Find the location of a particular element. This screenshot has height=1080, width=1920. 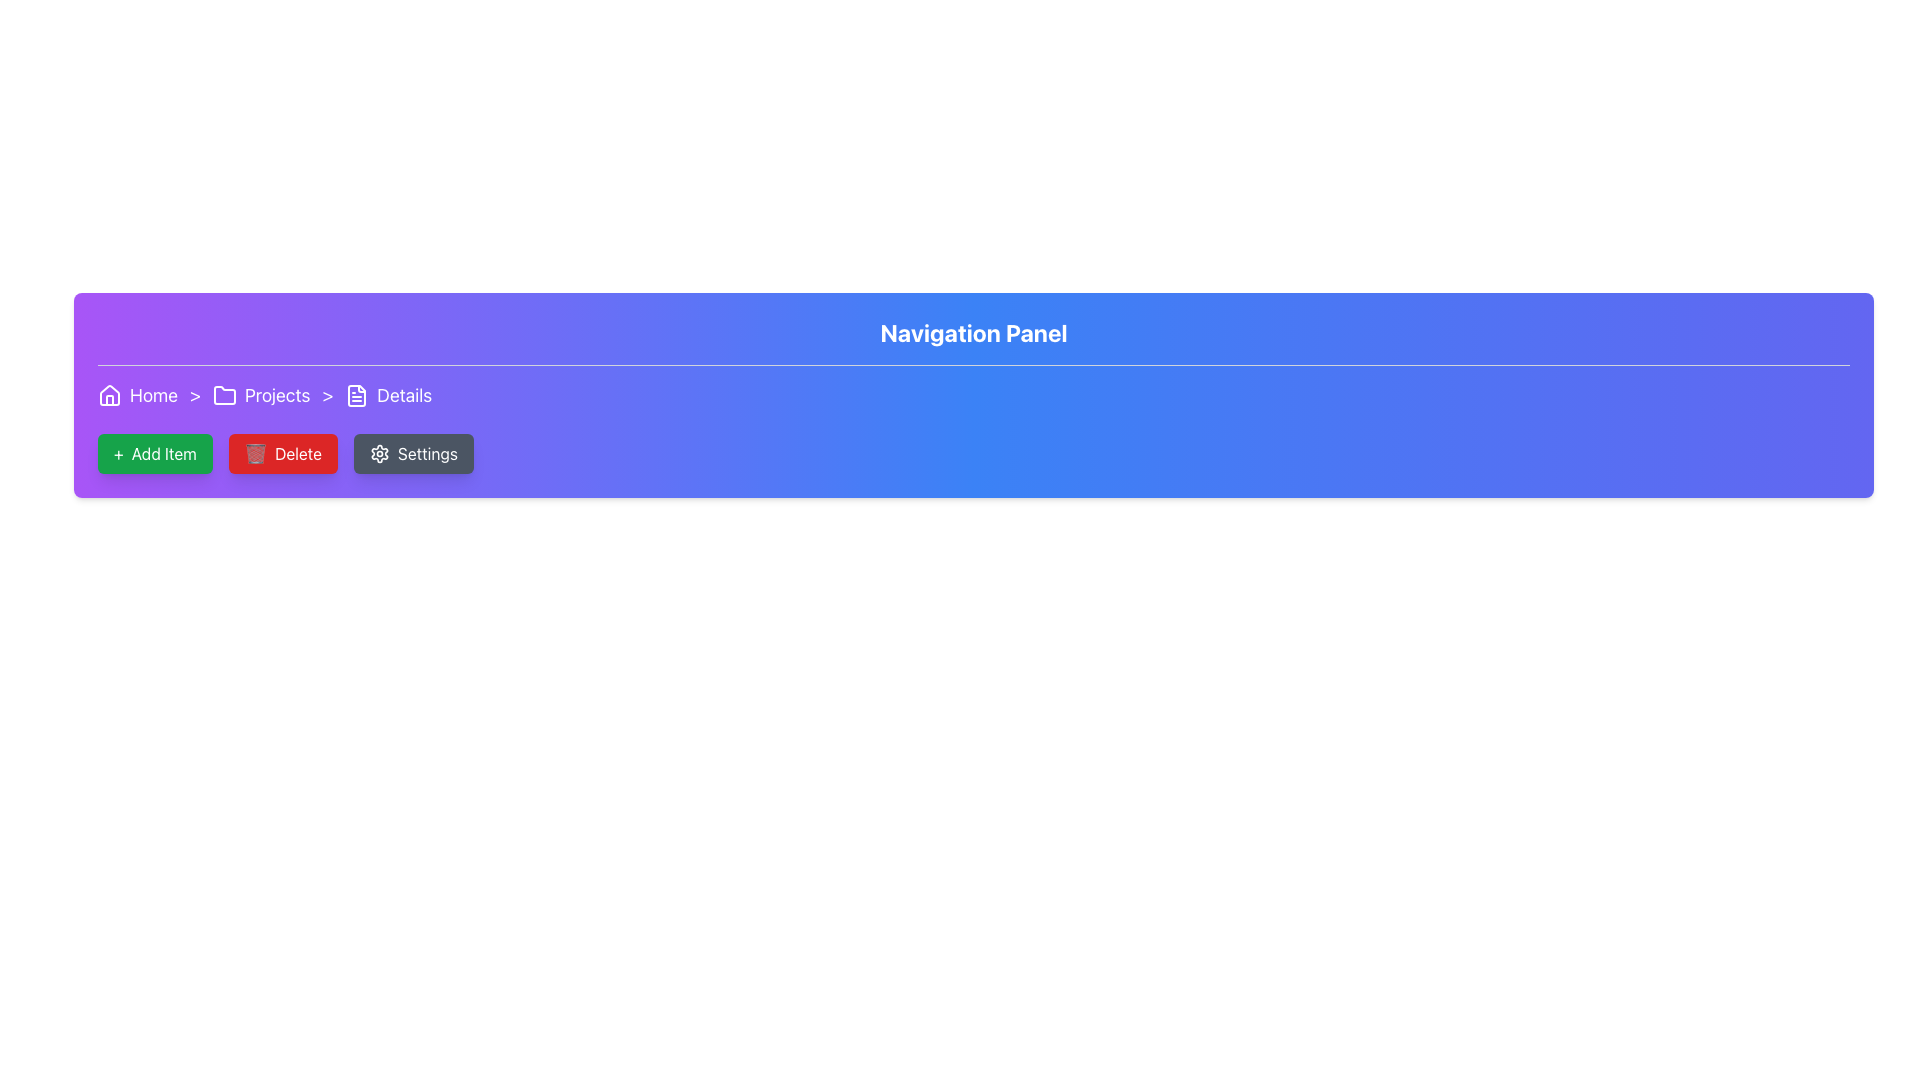

the delete button located between the green '+ Add Item' button and the gray 'Settings' button is located at coordinates (282, 454).